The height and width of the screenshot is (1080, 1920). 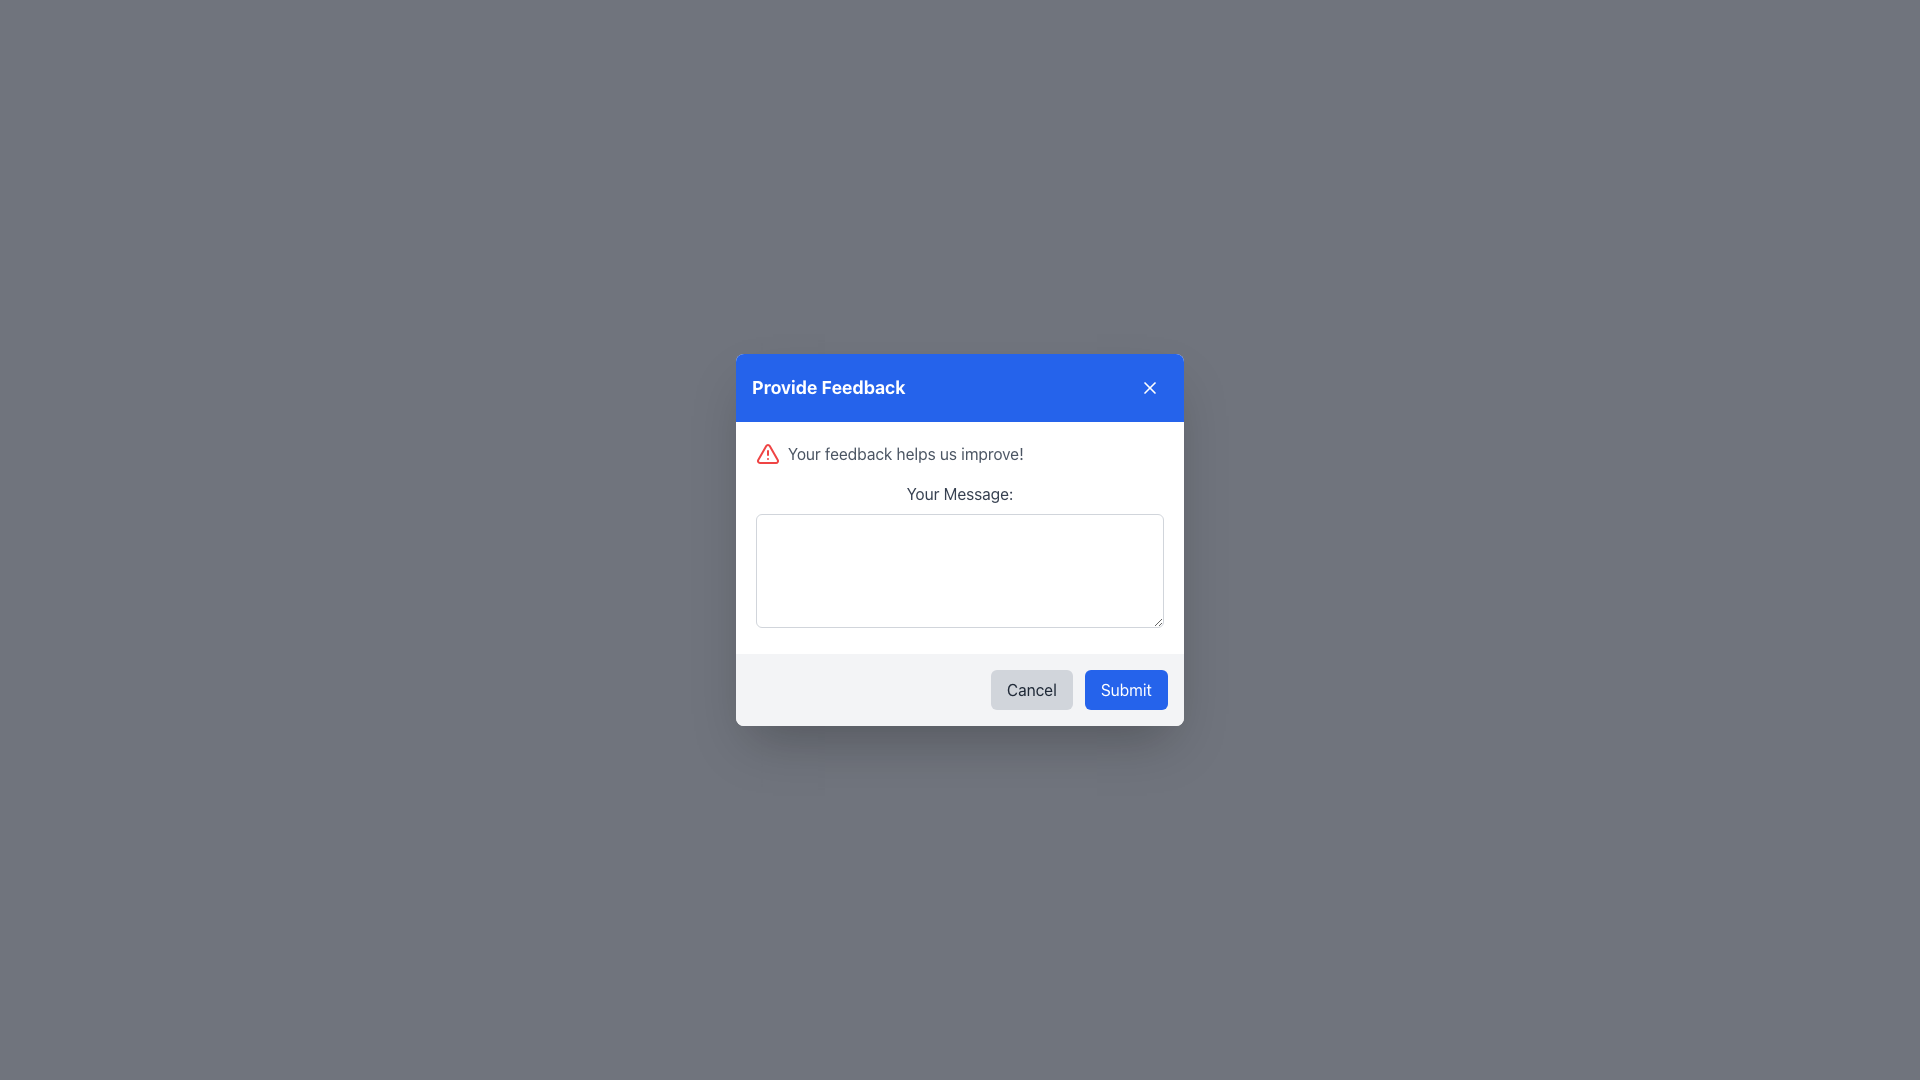 What do you see at coordinates (1150, 388) in the screenshot?
I see `the close button located in the top-right corner of the header bar containing the text 'Provide Feedback'` at bounding box center [1150, 388].